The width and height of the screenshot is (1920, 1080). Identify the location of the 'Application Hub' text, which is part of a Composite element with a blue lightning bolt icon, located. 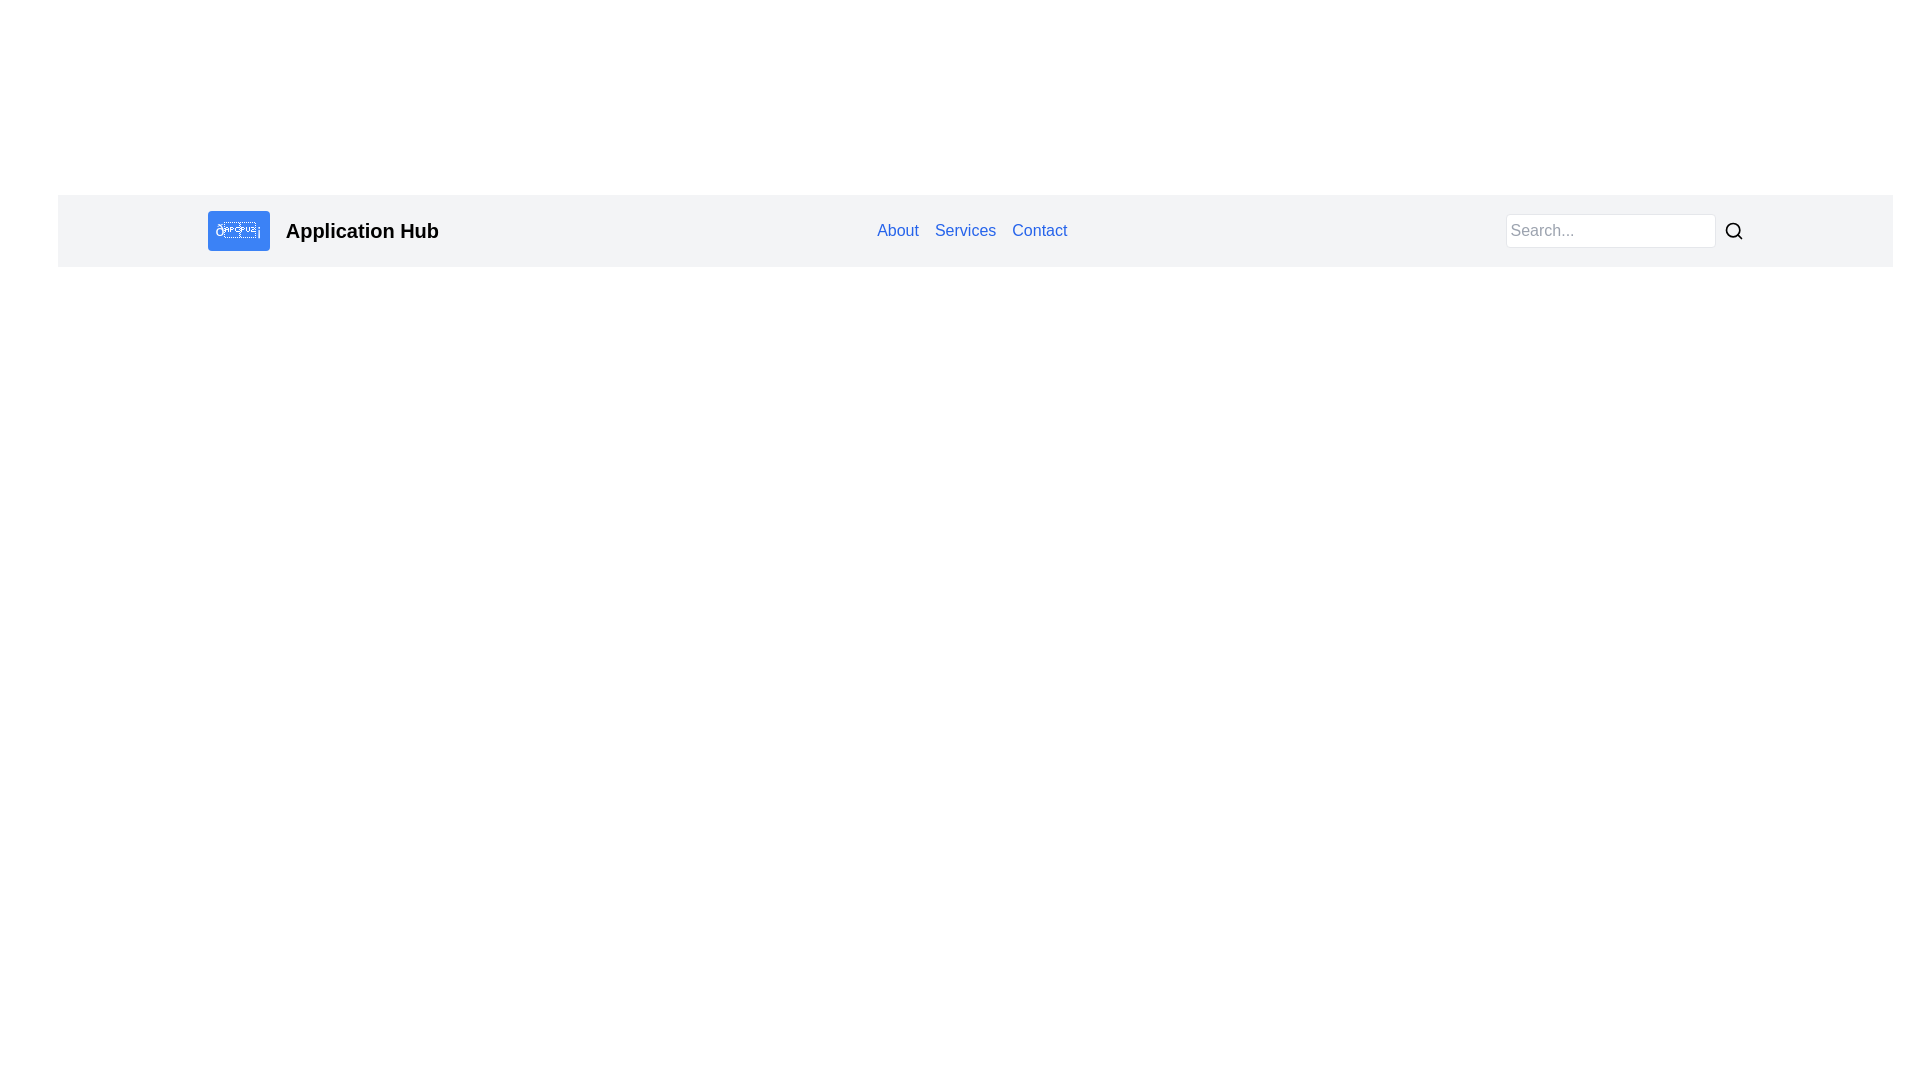
(323, 230).